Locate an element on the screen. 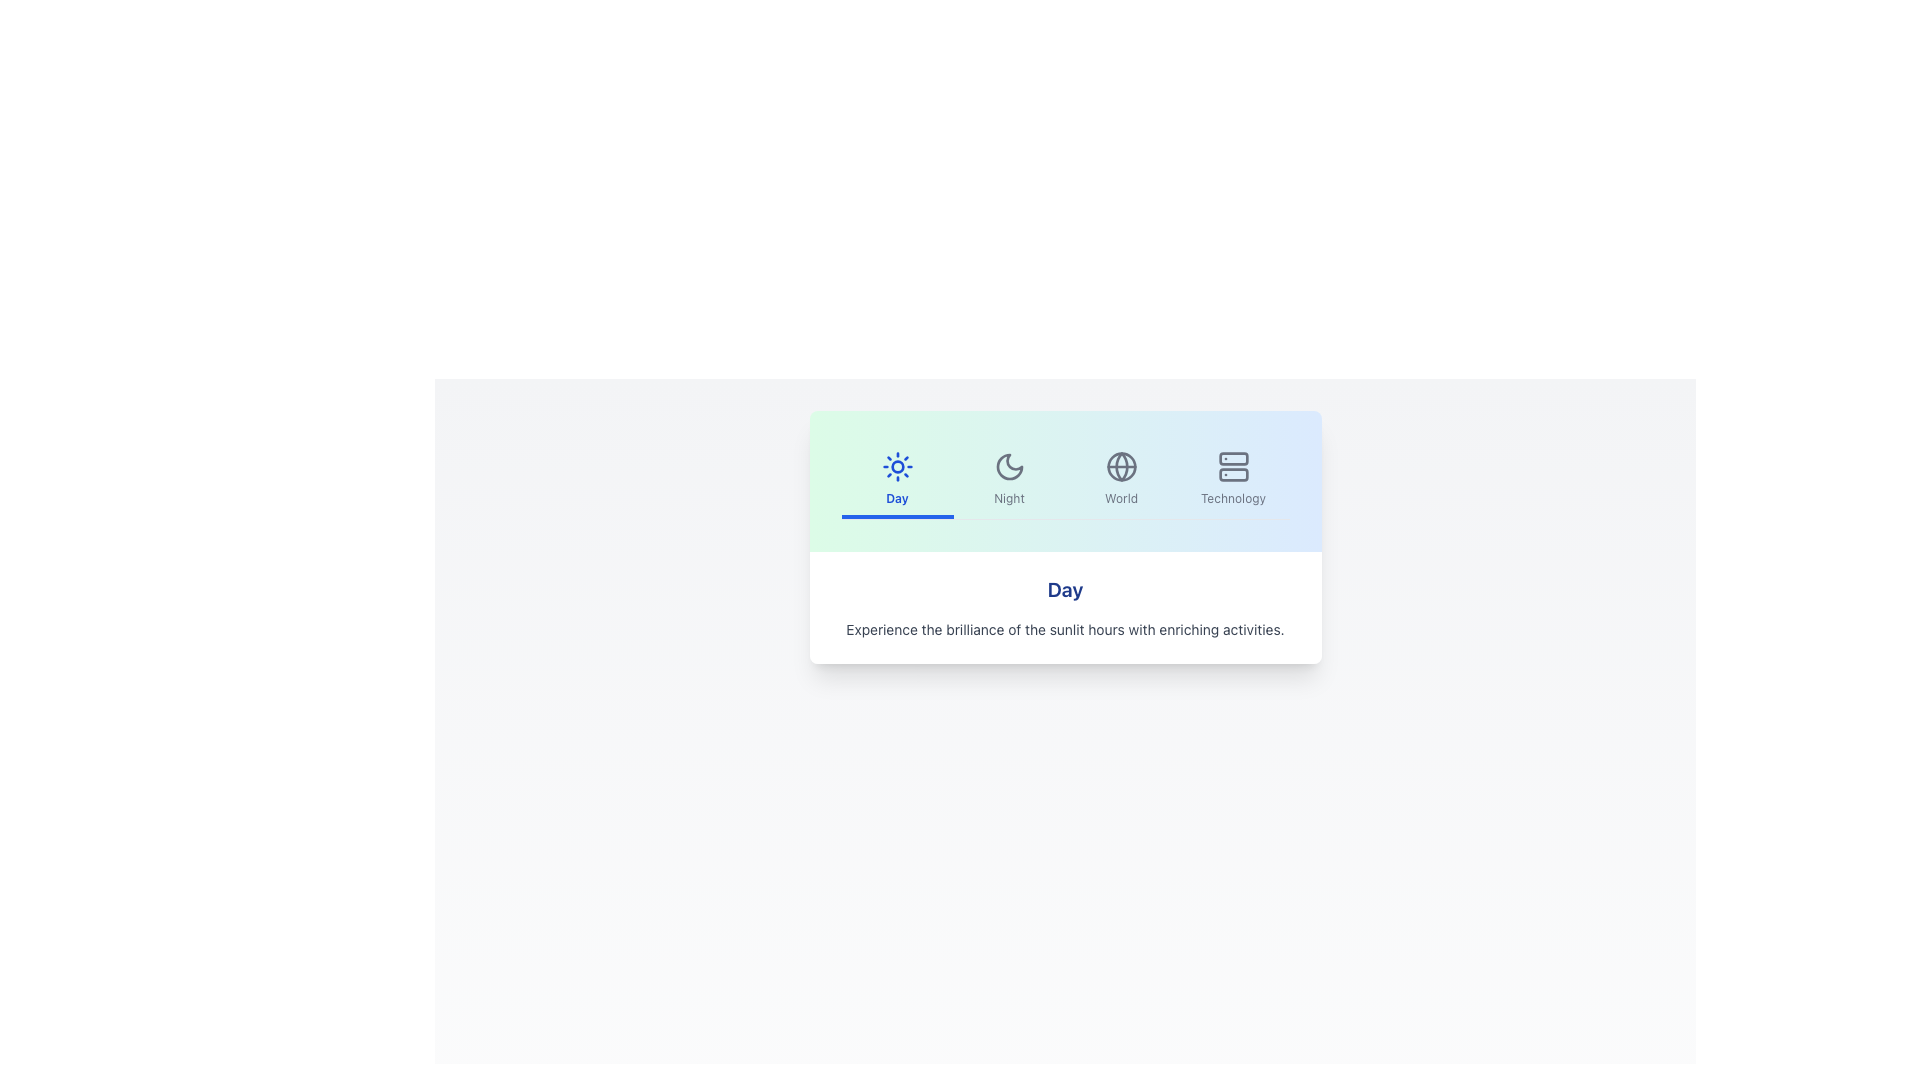 Image resolution: width=1920 pixels, height=1080 pixels. the 'Technology' category icon, which is centrally positioned in the tab menu with an associated text label beneath it is located at coordinates (1232, 466).